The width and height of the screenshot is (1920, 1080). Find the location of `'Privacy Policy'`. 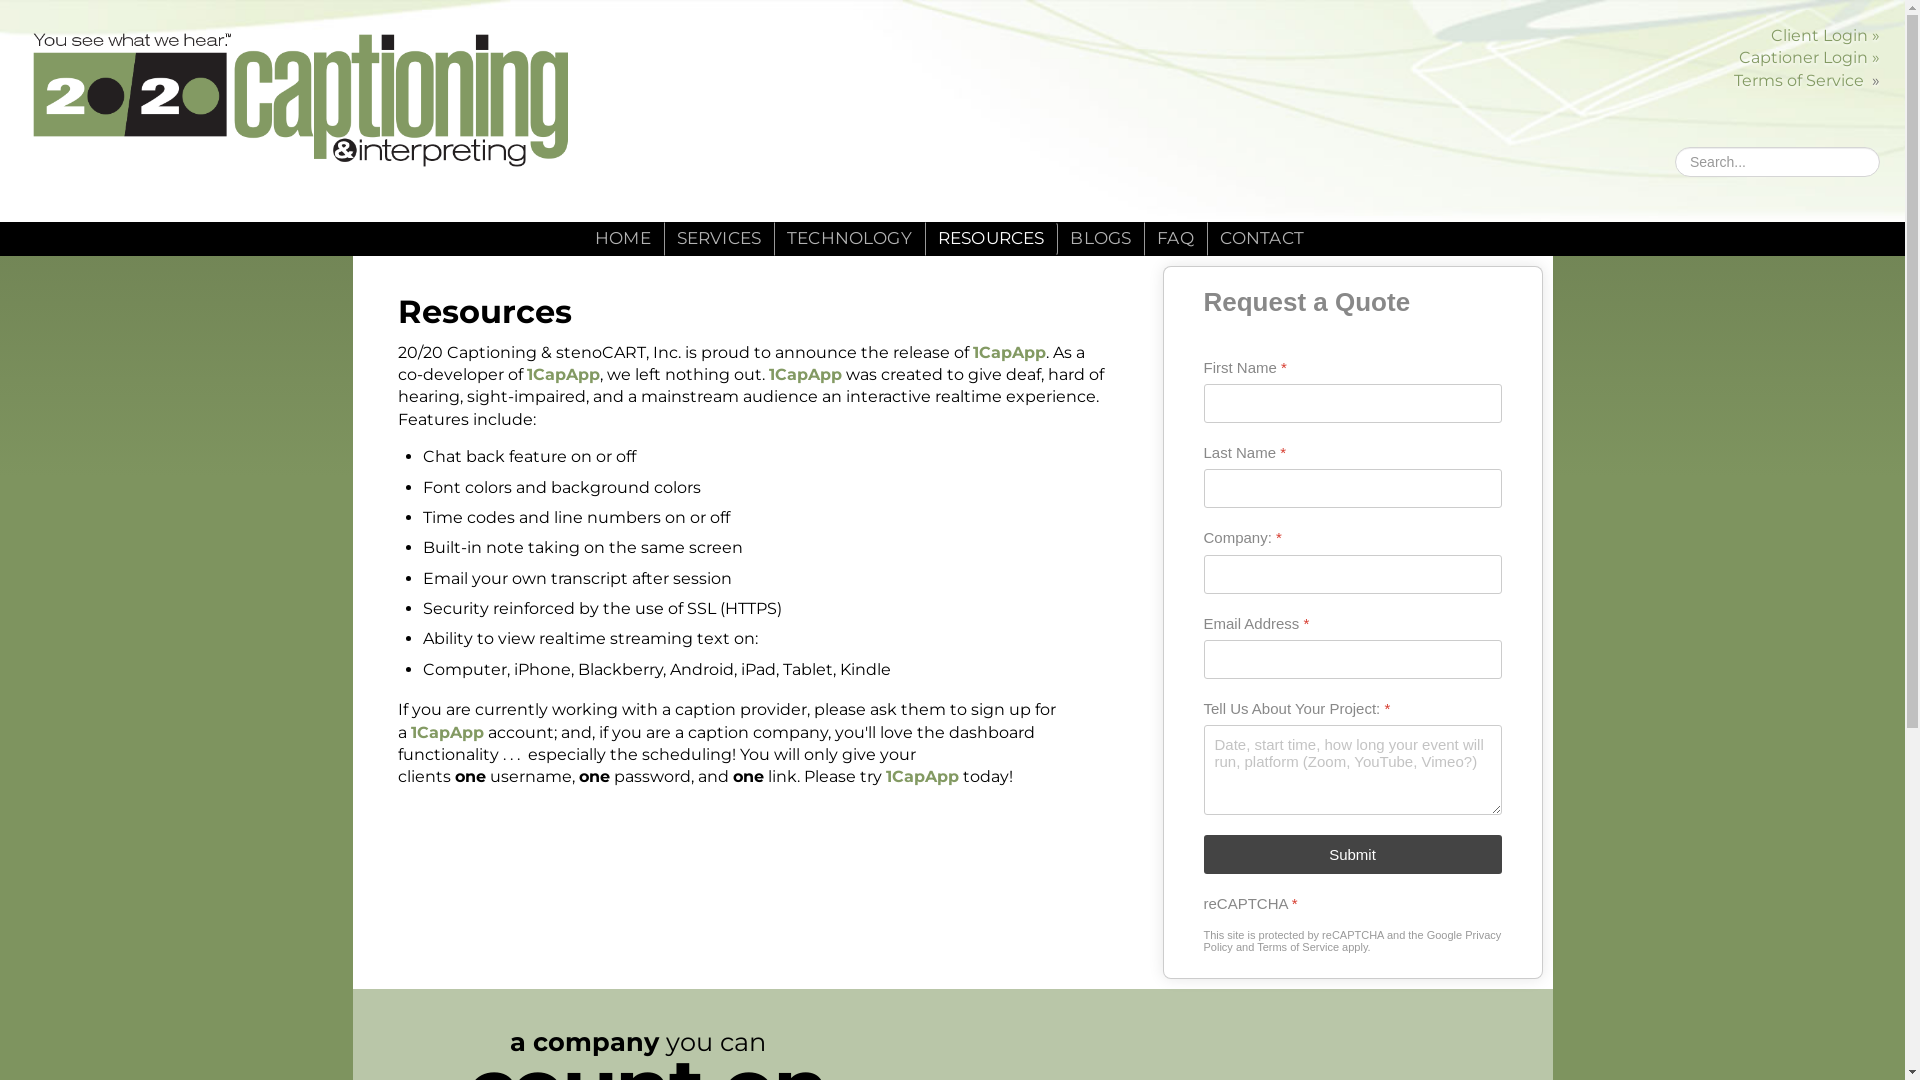

'Privacy Policy' is located at coordinates (1353, 941).